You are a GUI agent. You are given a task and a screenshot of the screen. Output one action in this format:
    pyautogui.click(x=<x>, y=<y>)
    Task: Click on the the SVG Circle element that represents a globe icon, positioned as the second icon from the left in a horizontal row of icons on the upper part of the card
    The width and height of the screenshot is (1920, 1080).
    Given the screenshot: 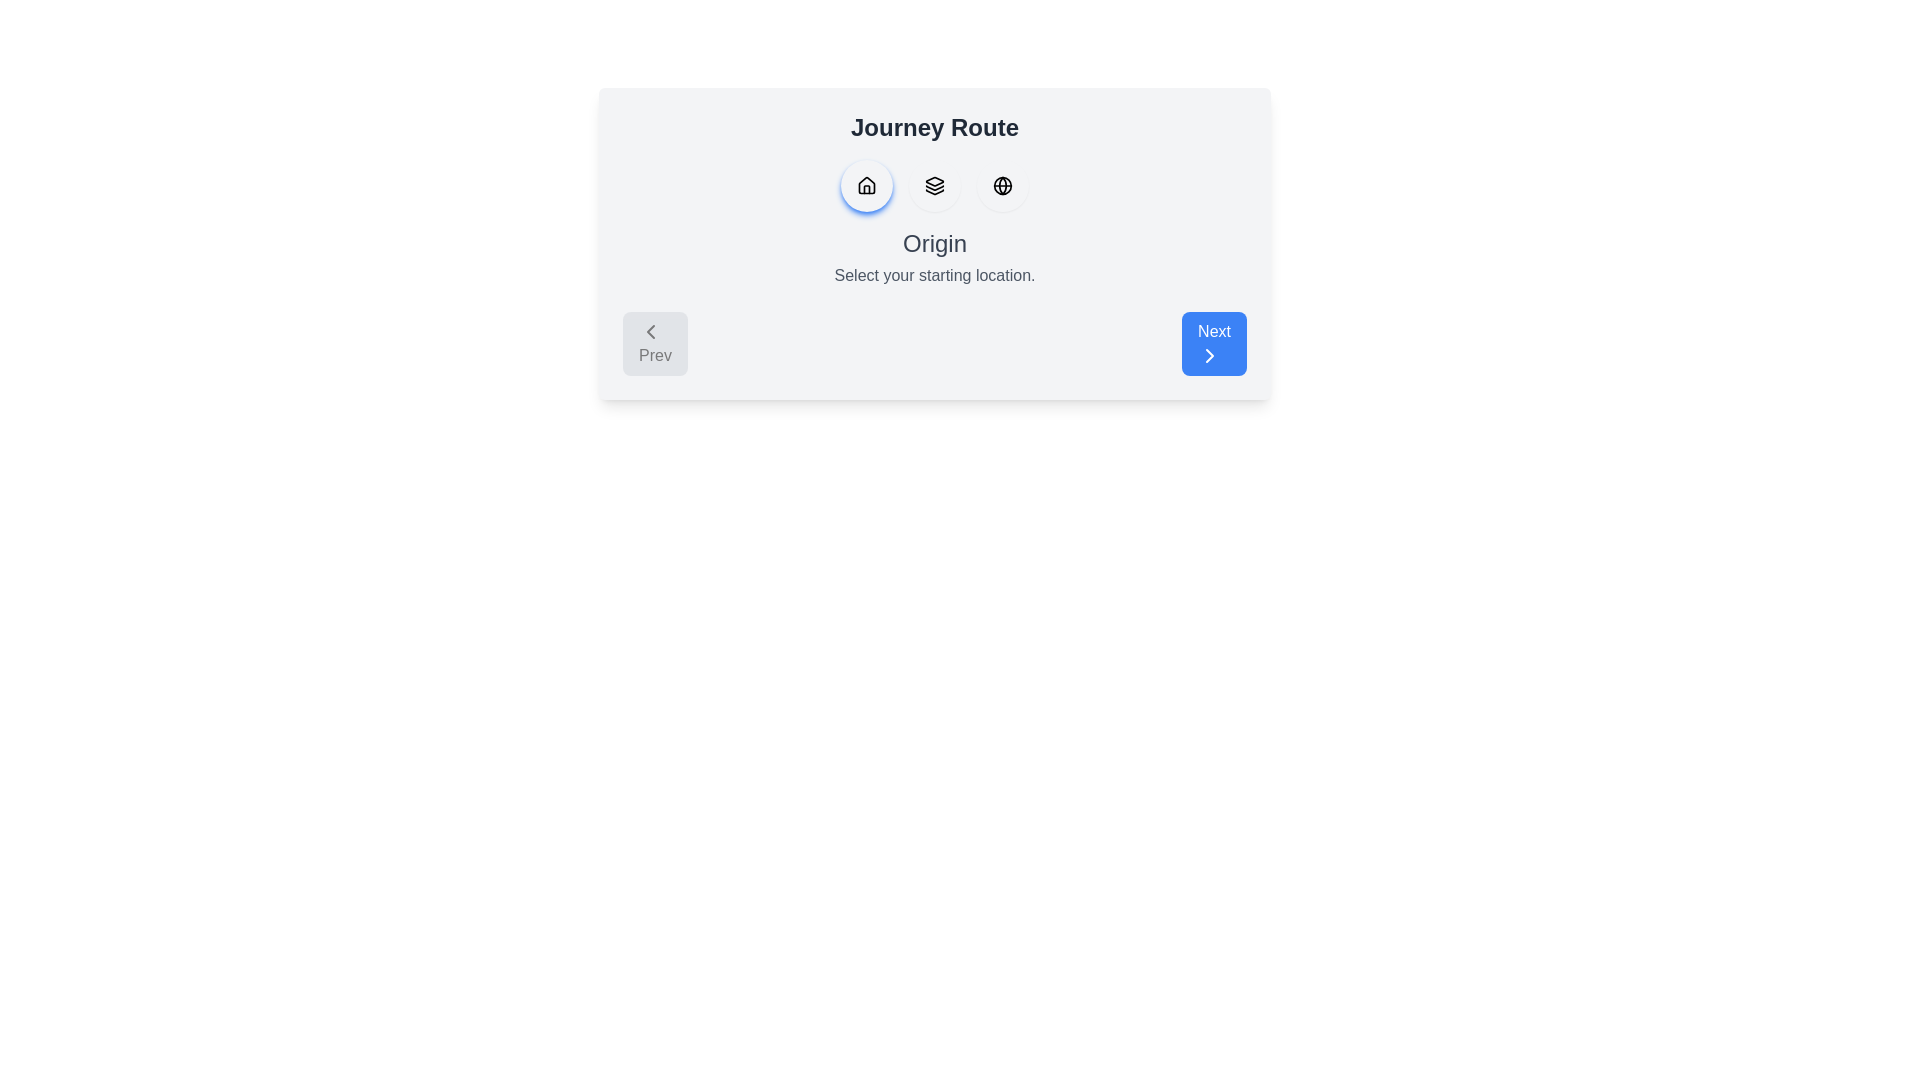 What is the action you would take?
    pyautogui.click(x=1003, y=185)
    